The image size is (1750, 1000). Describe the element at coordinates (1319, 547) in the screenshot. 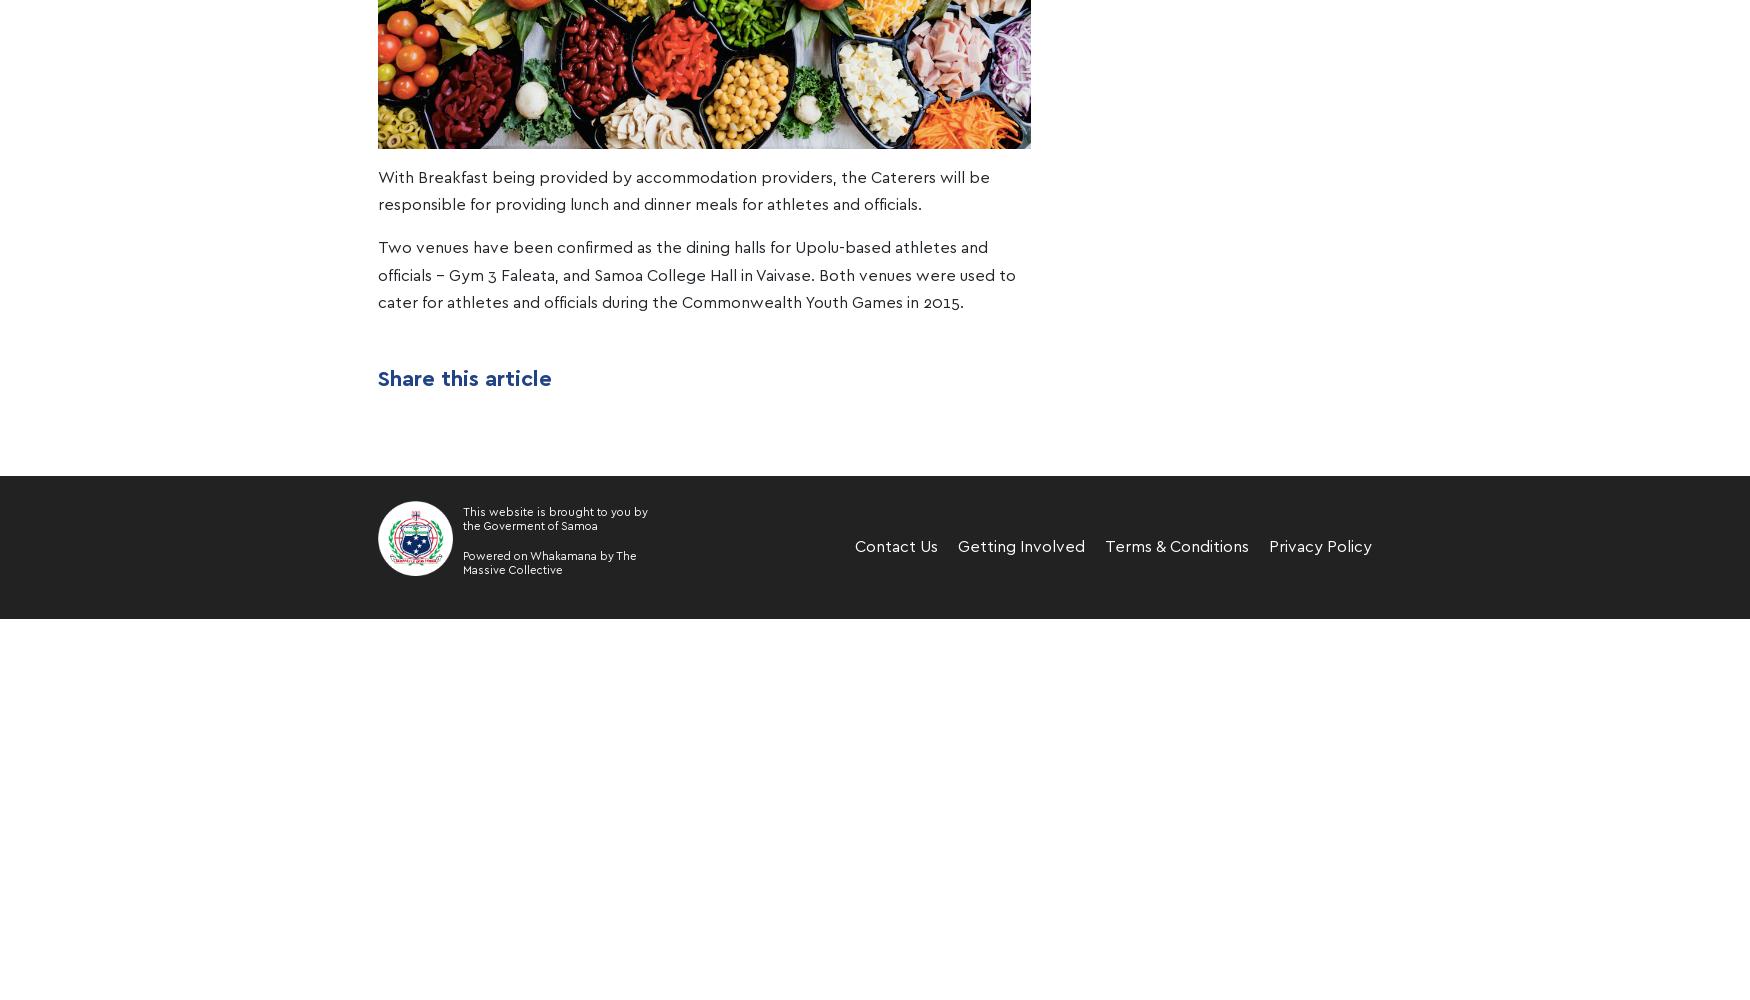

I see `'Privacy Policy'` at that location.